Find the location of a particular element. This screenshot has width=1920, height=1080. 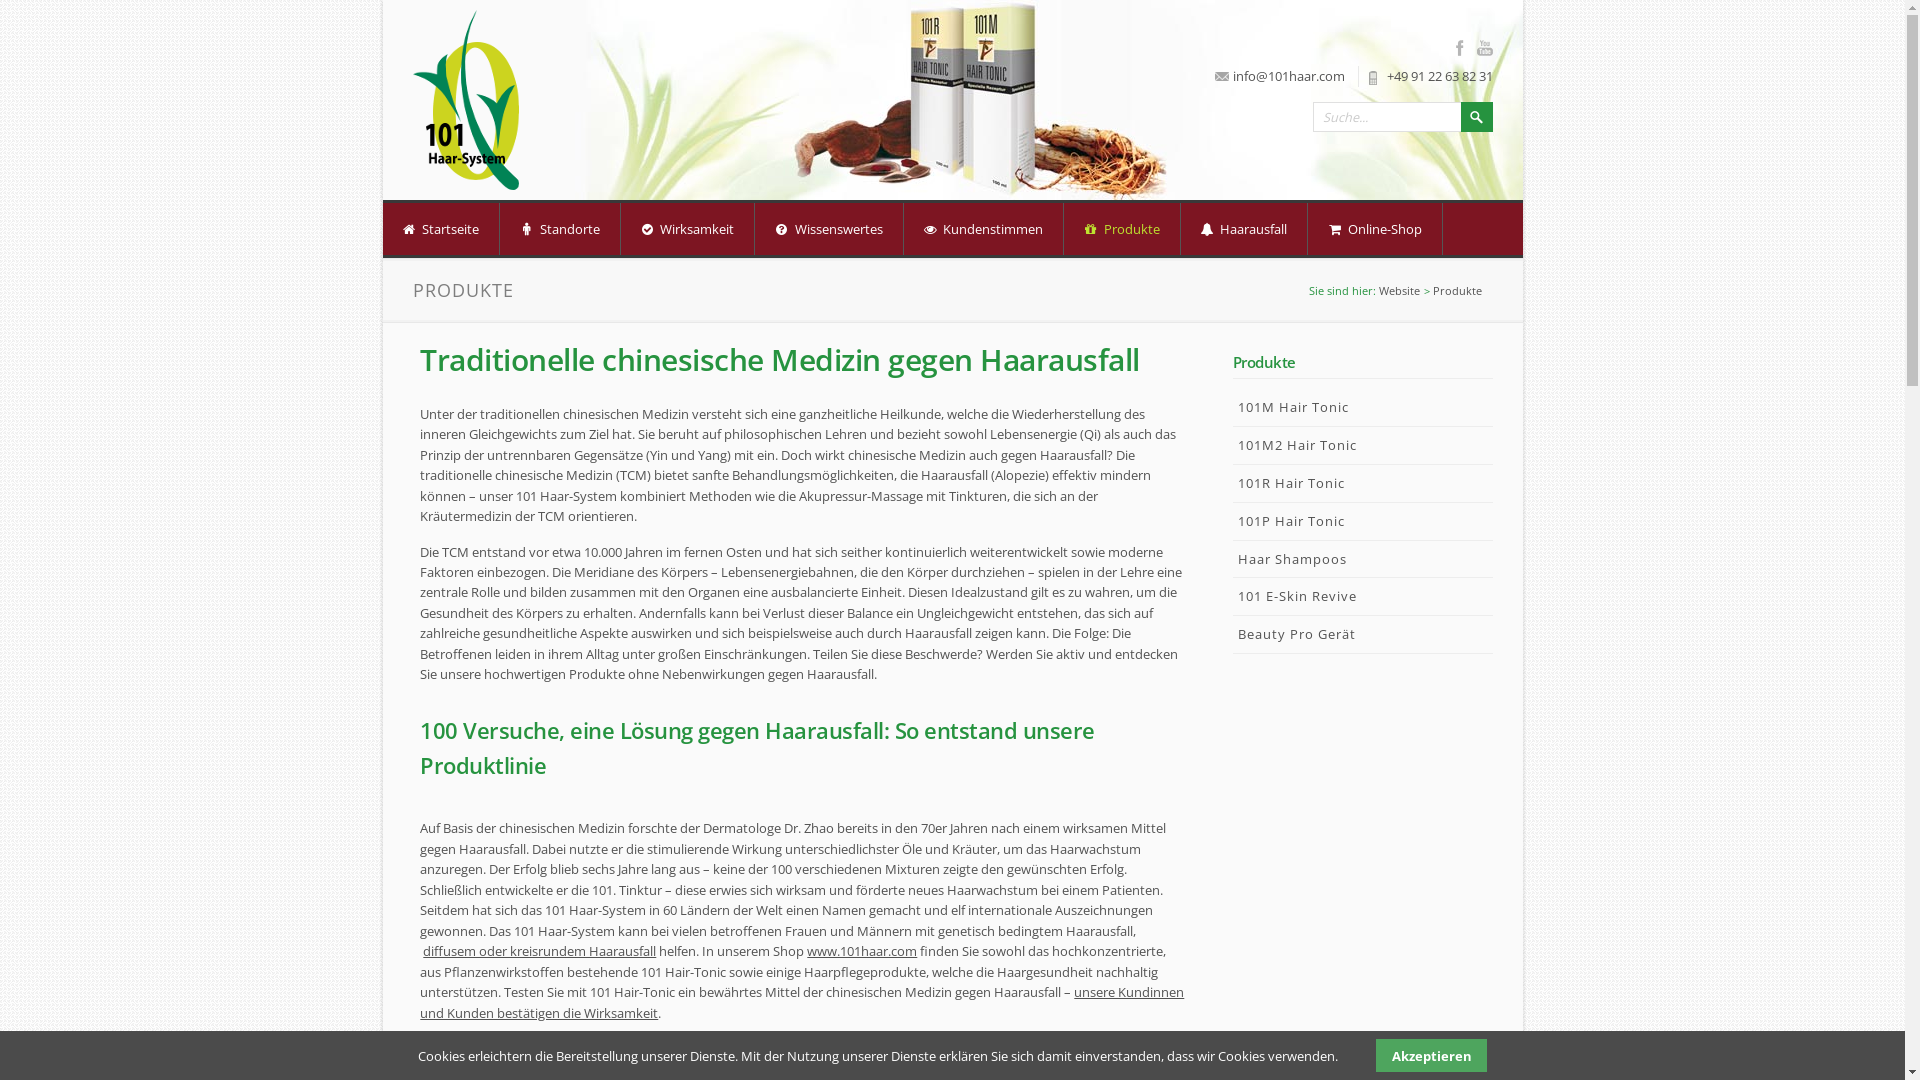

'Haar Shampoos' is located at coordinates (1361, 559).